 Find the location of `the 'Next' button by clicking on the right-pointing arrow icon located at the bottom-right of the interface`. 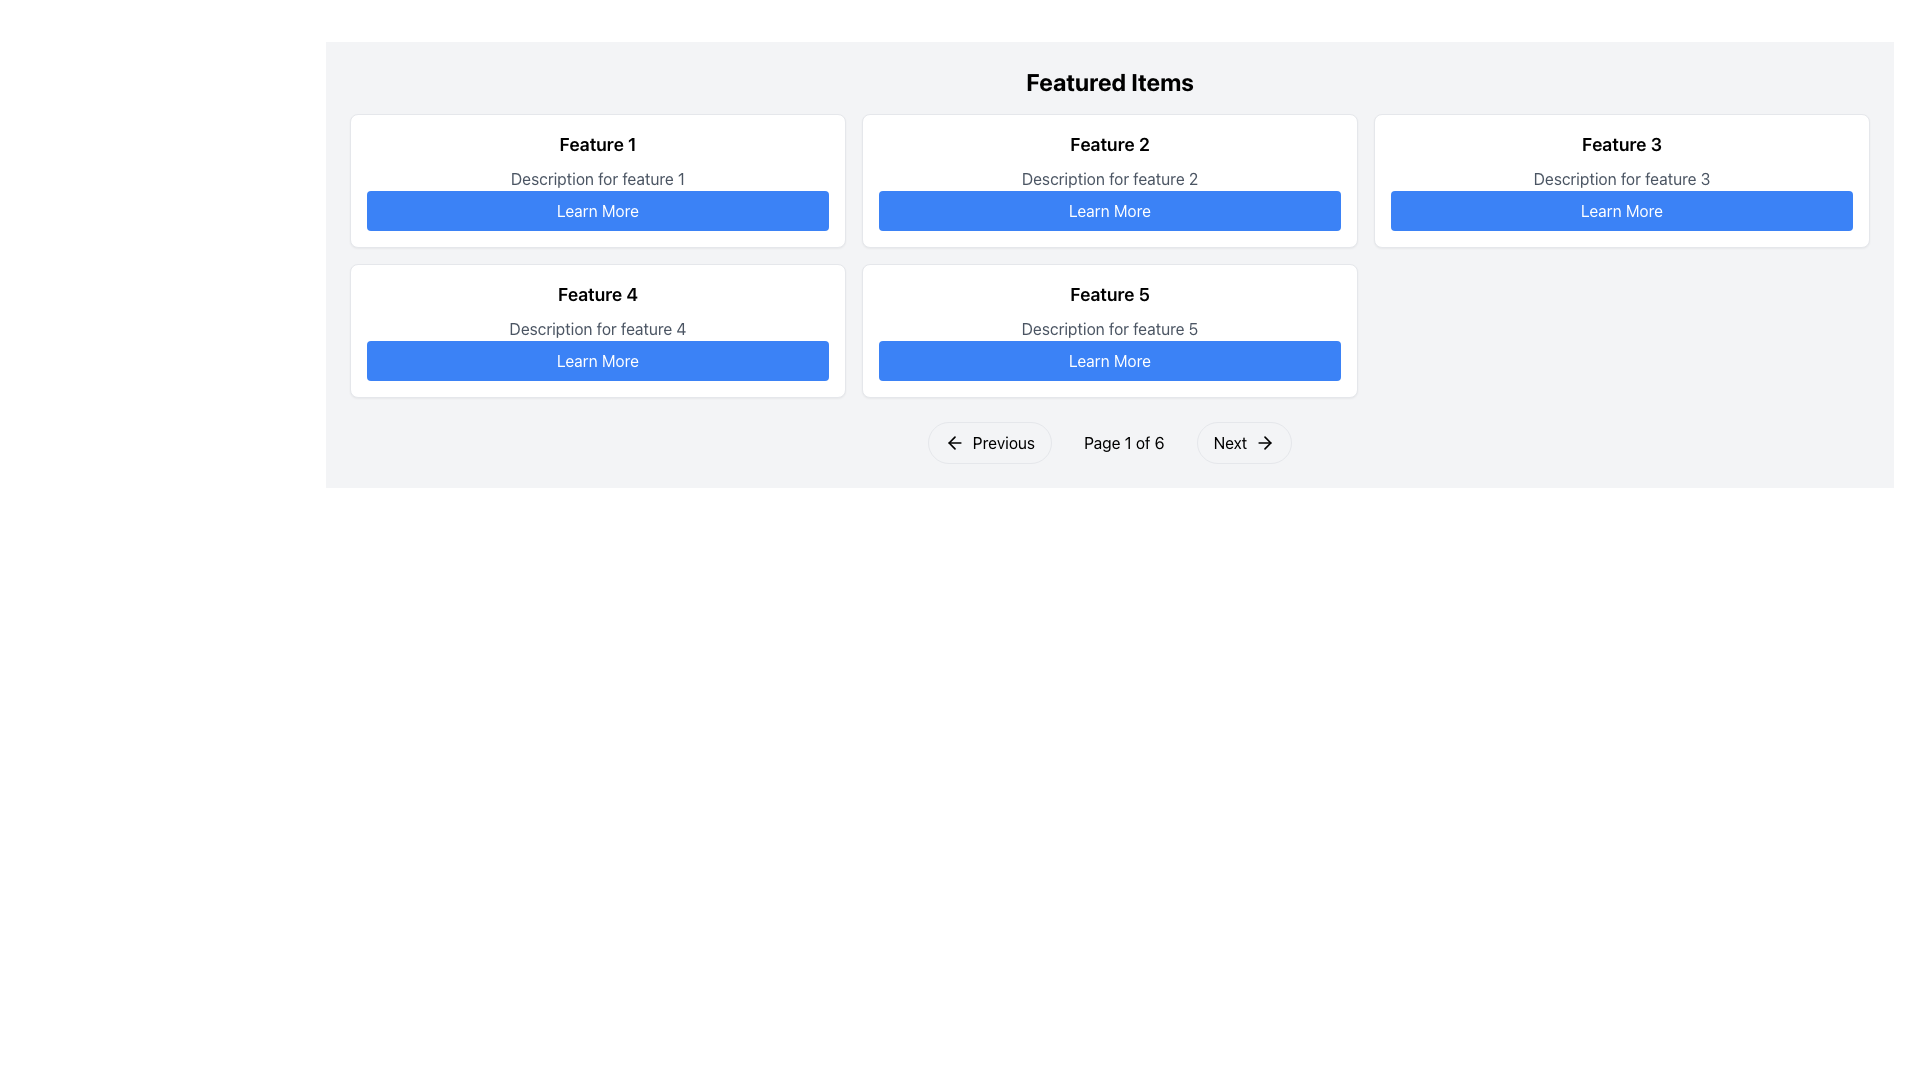

the 'Next' button by clicking on the right-pointing arrow icon located at the bottom-right of the interface is located at coordinates (1266, 442).